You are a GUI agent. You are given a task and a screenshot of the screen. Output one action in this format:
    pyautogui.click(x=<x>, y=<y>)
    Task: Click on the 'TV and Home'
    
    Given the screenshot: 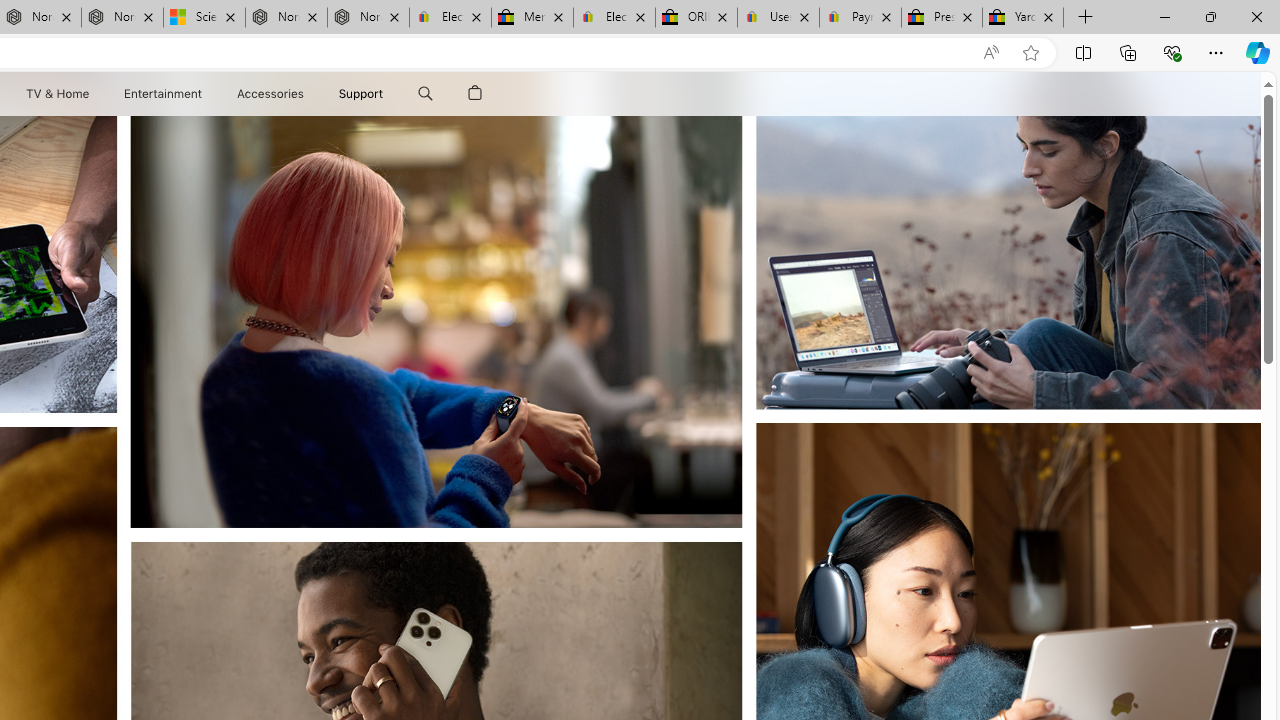 What is the action you would take?
    pyautogui.click(x=56, y=93)
    